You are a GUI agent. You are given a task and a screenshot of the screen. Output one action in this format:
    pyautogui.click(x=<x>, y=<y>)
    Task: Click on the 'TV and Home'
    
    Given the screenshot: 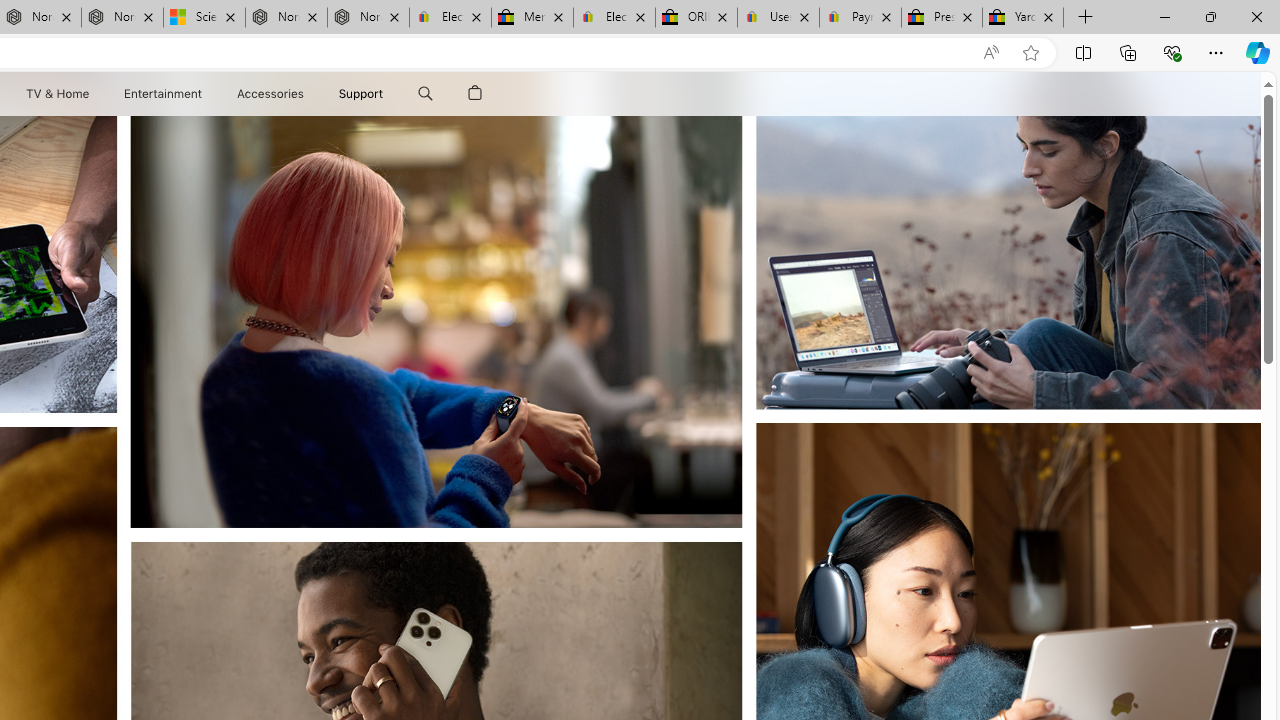 What is the action you would take?
    pyautogui.click(x=56, y=93)
    